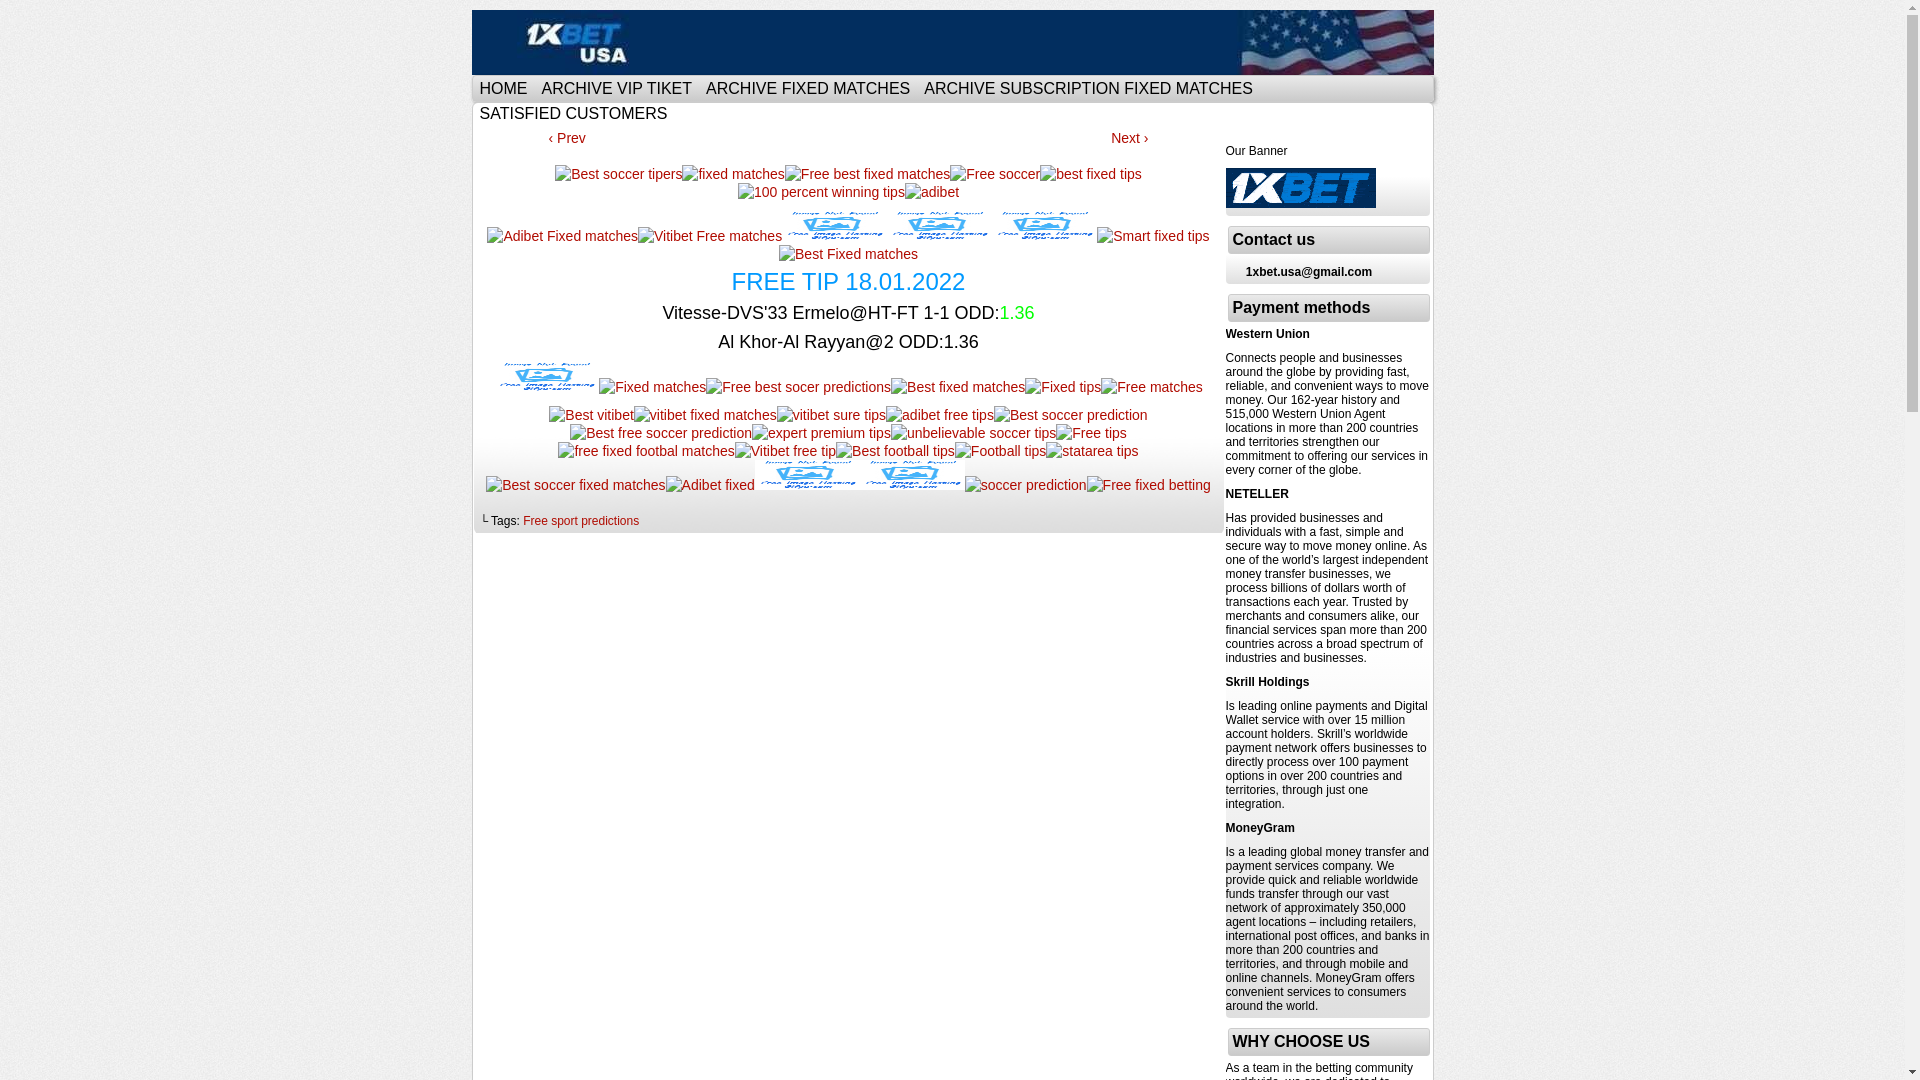 This screenshot has width=1920, height=1080. I want to click on 'Free fixed betting', so click(1148, 485).